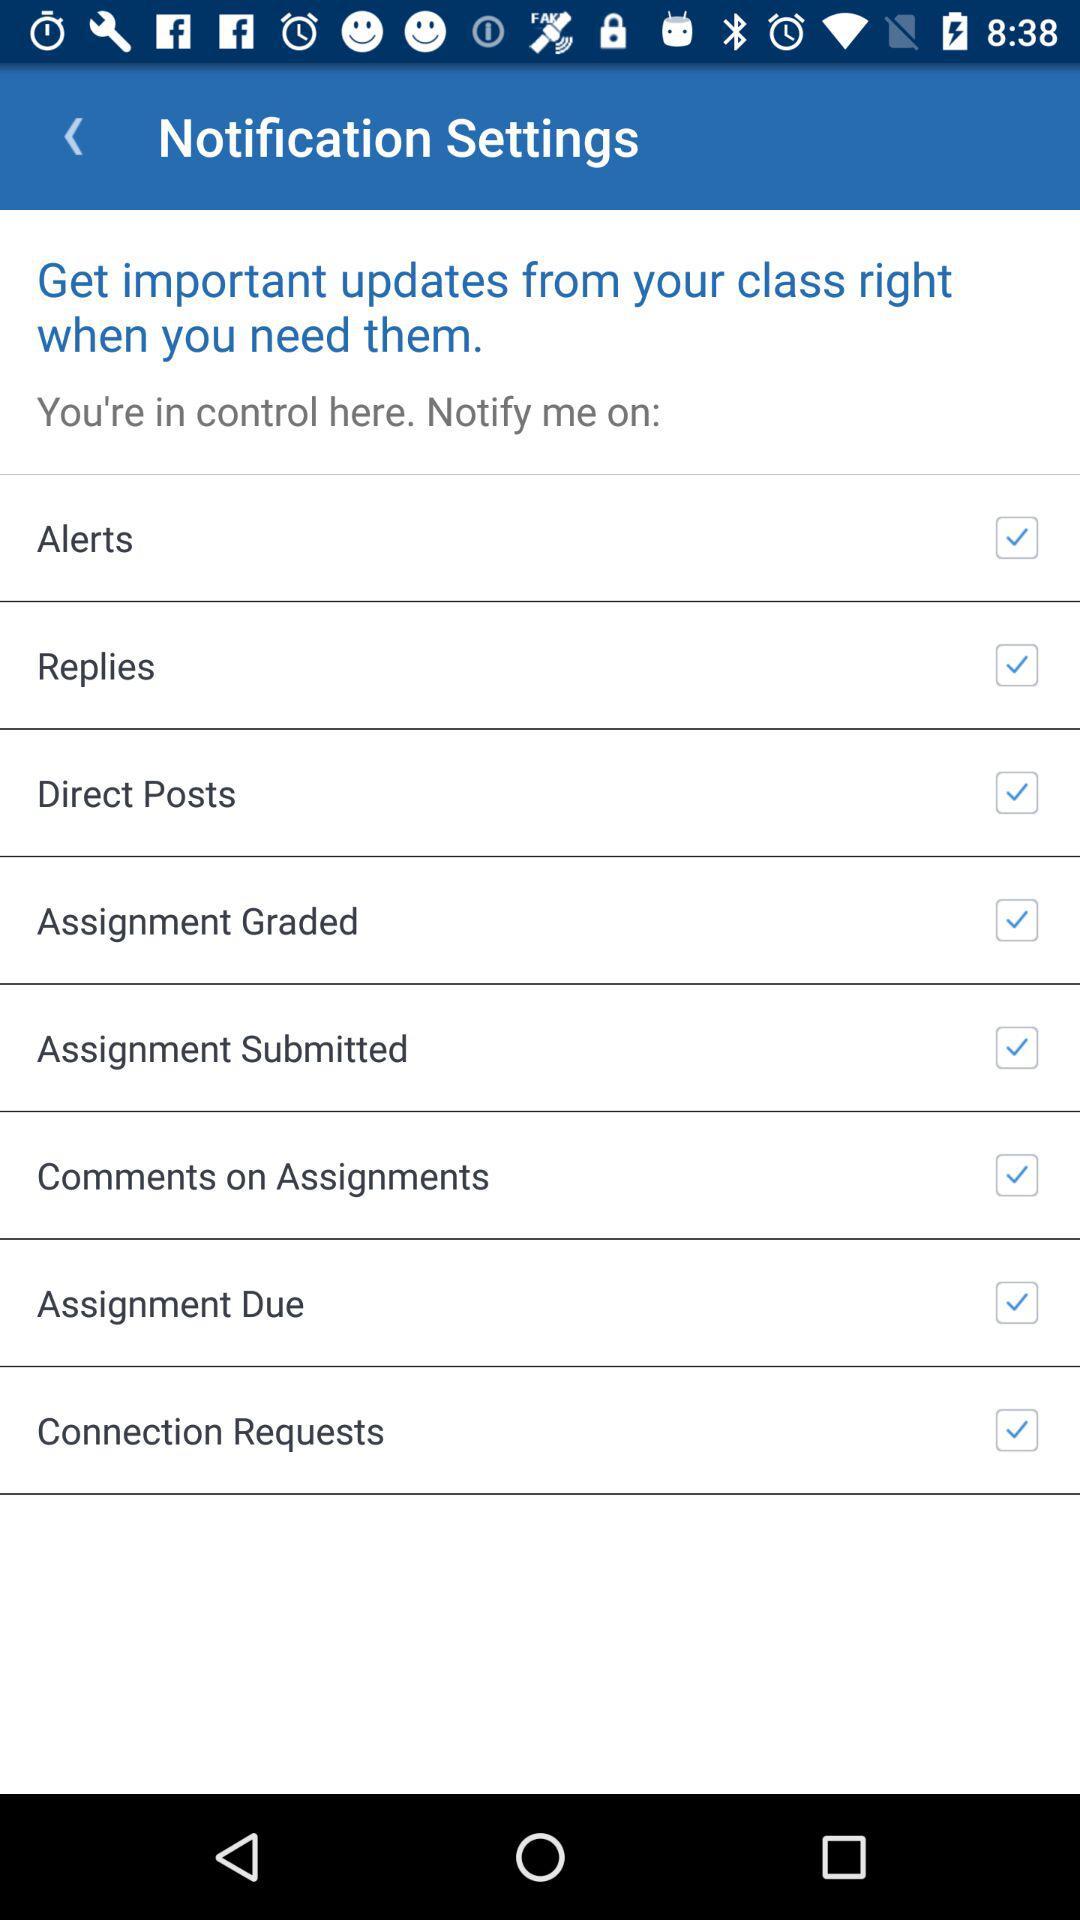 The height and width of the screenshot is (1920, 1080). What do you see at coordinates (540, 919) in the screenshot?
I see `the item above the assignment submitted item` at bounding box center [540, 919].